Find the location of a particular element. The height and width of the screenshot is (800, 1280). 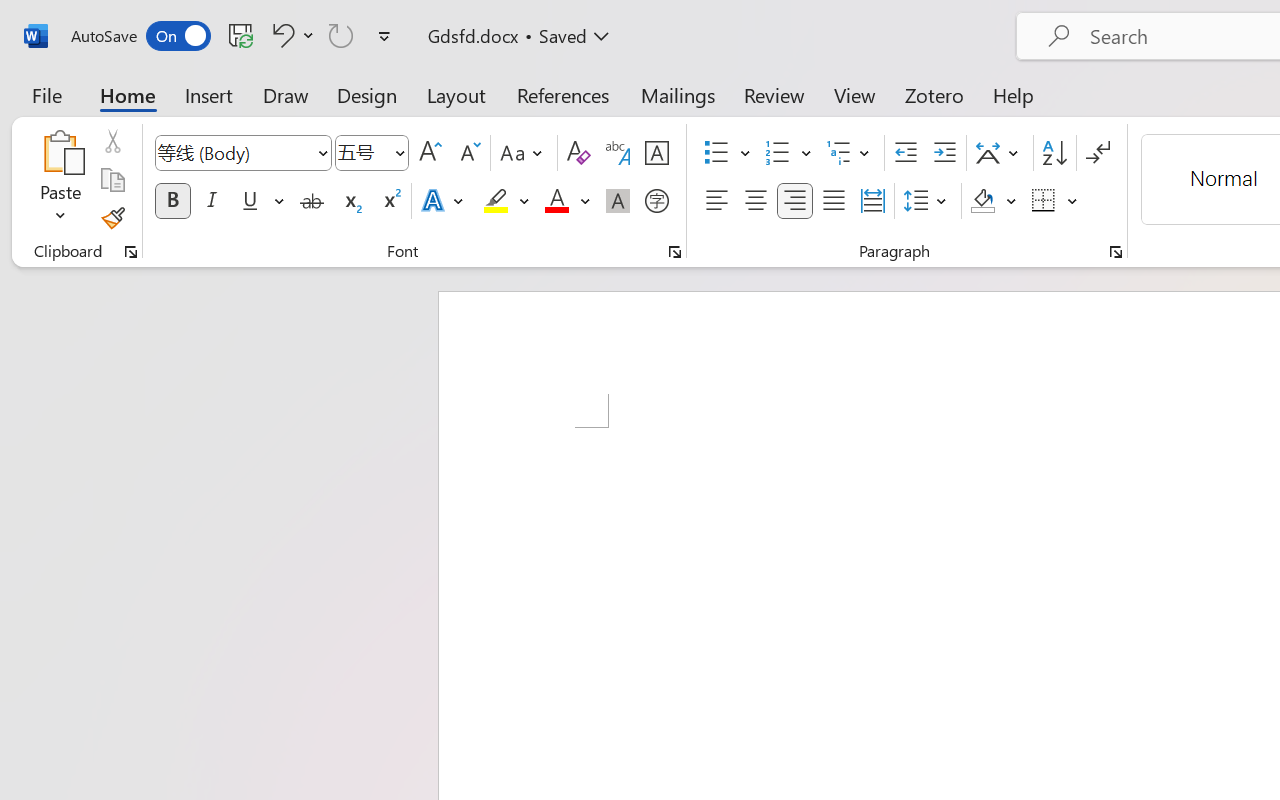

'Character Shading' is located at coordinates (617, 201).